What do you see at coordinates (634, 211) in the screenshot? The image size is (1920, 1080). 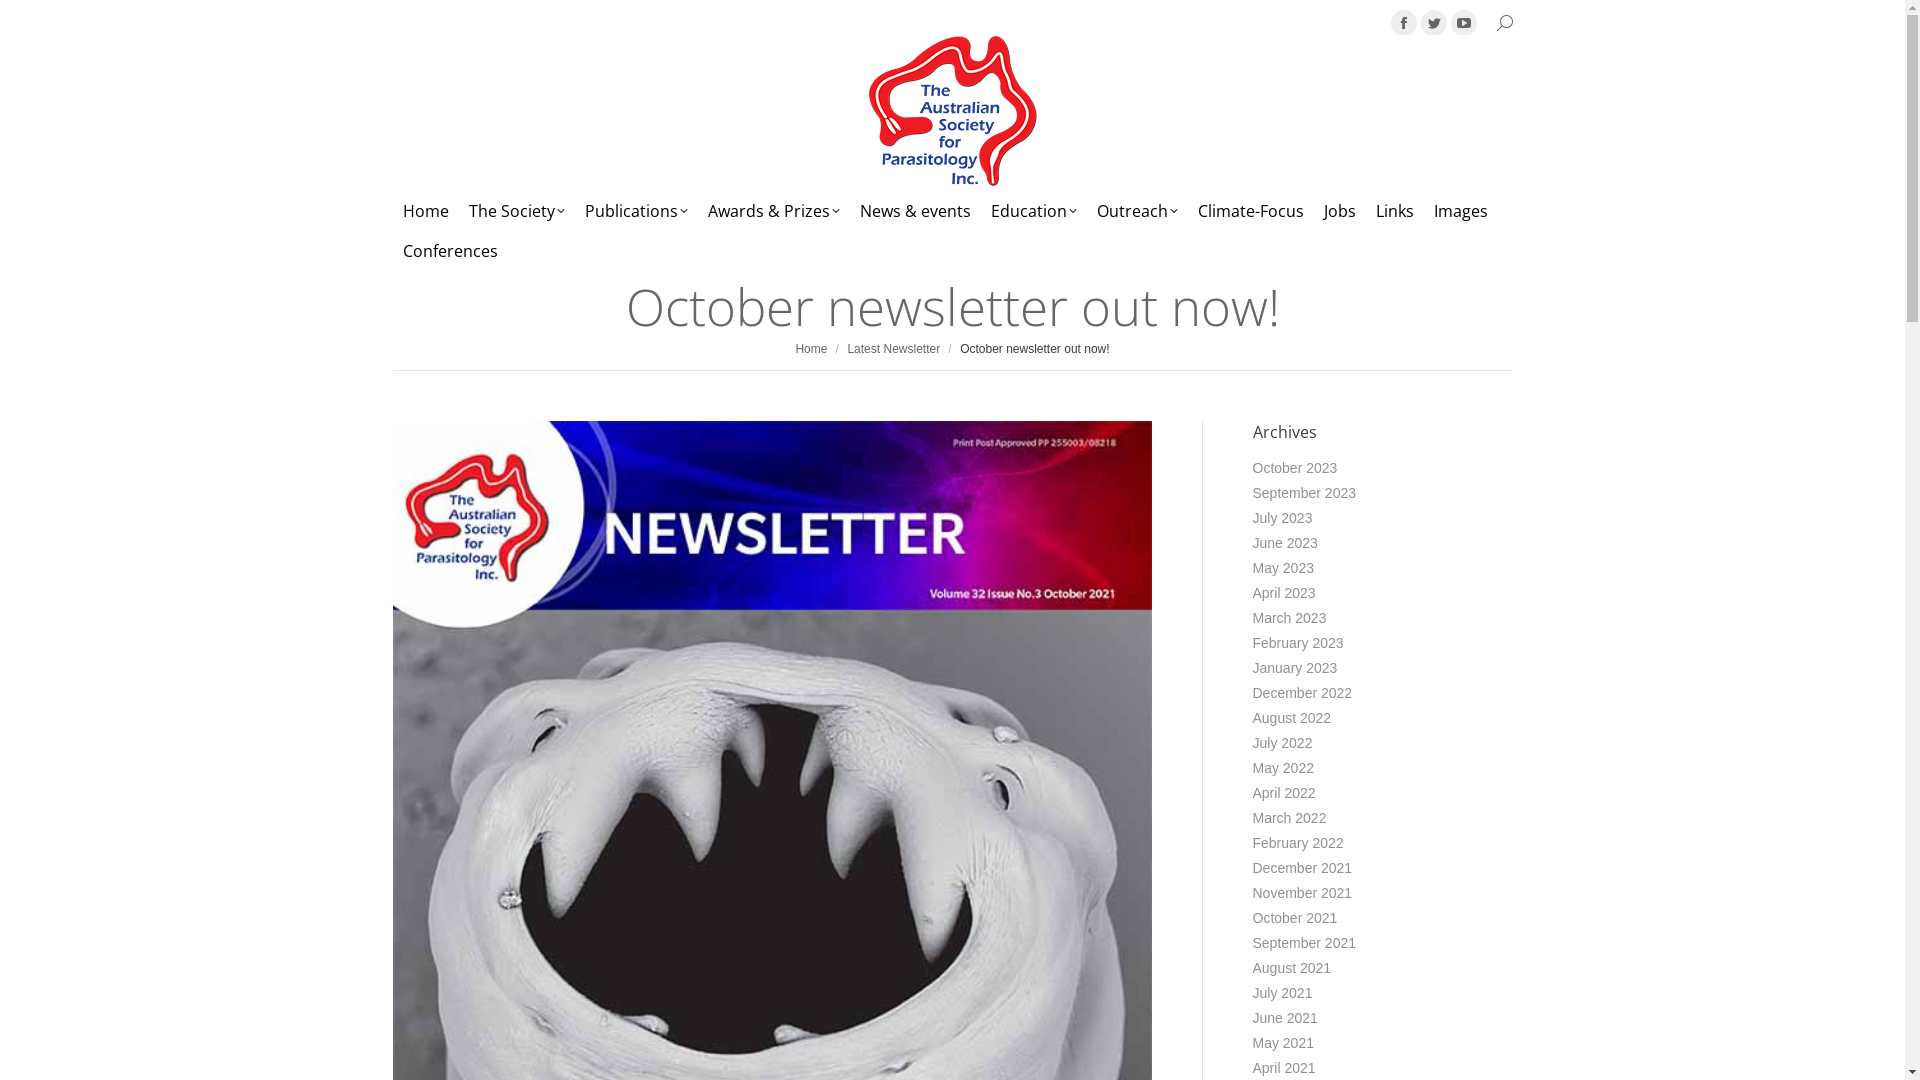 I see `'Publications'` at bounding box center [634, 211].